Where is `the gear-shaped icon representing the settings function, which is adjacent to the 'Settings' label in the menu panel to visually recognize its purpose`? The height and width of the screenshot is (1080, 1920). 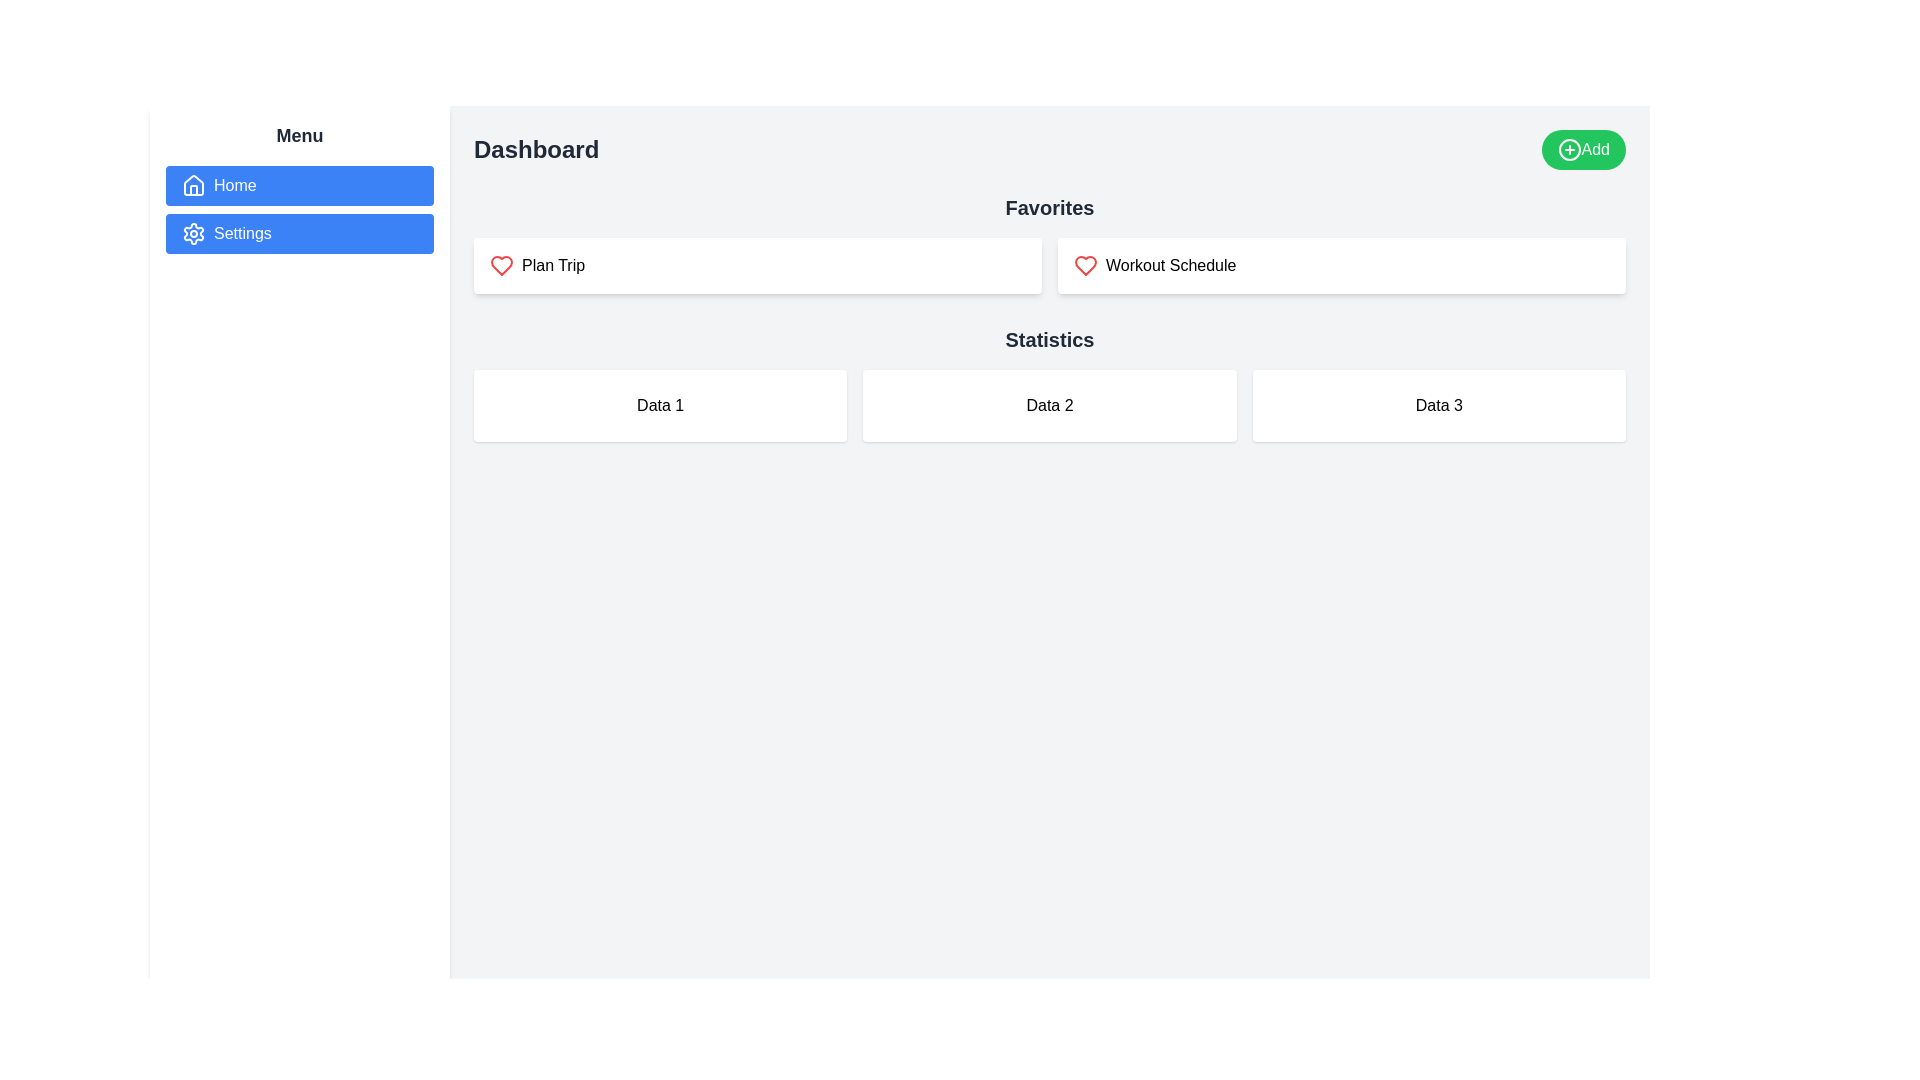 the gear-shaped icon representing the settings function, which is adjacent to the 'Settings' label in the menu panel to visually recognize its purpose is located at coordinates (193, 233).